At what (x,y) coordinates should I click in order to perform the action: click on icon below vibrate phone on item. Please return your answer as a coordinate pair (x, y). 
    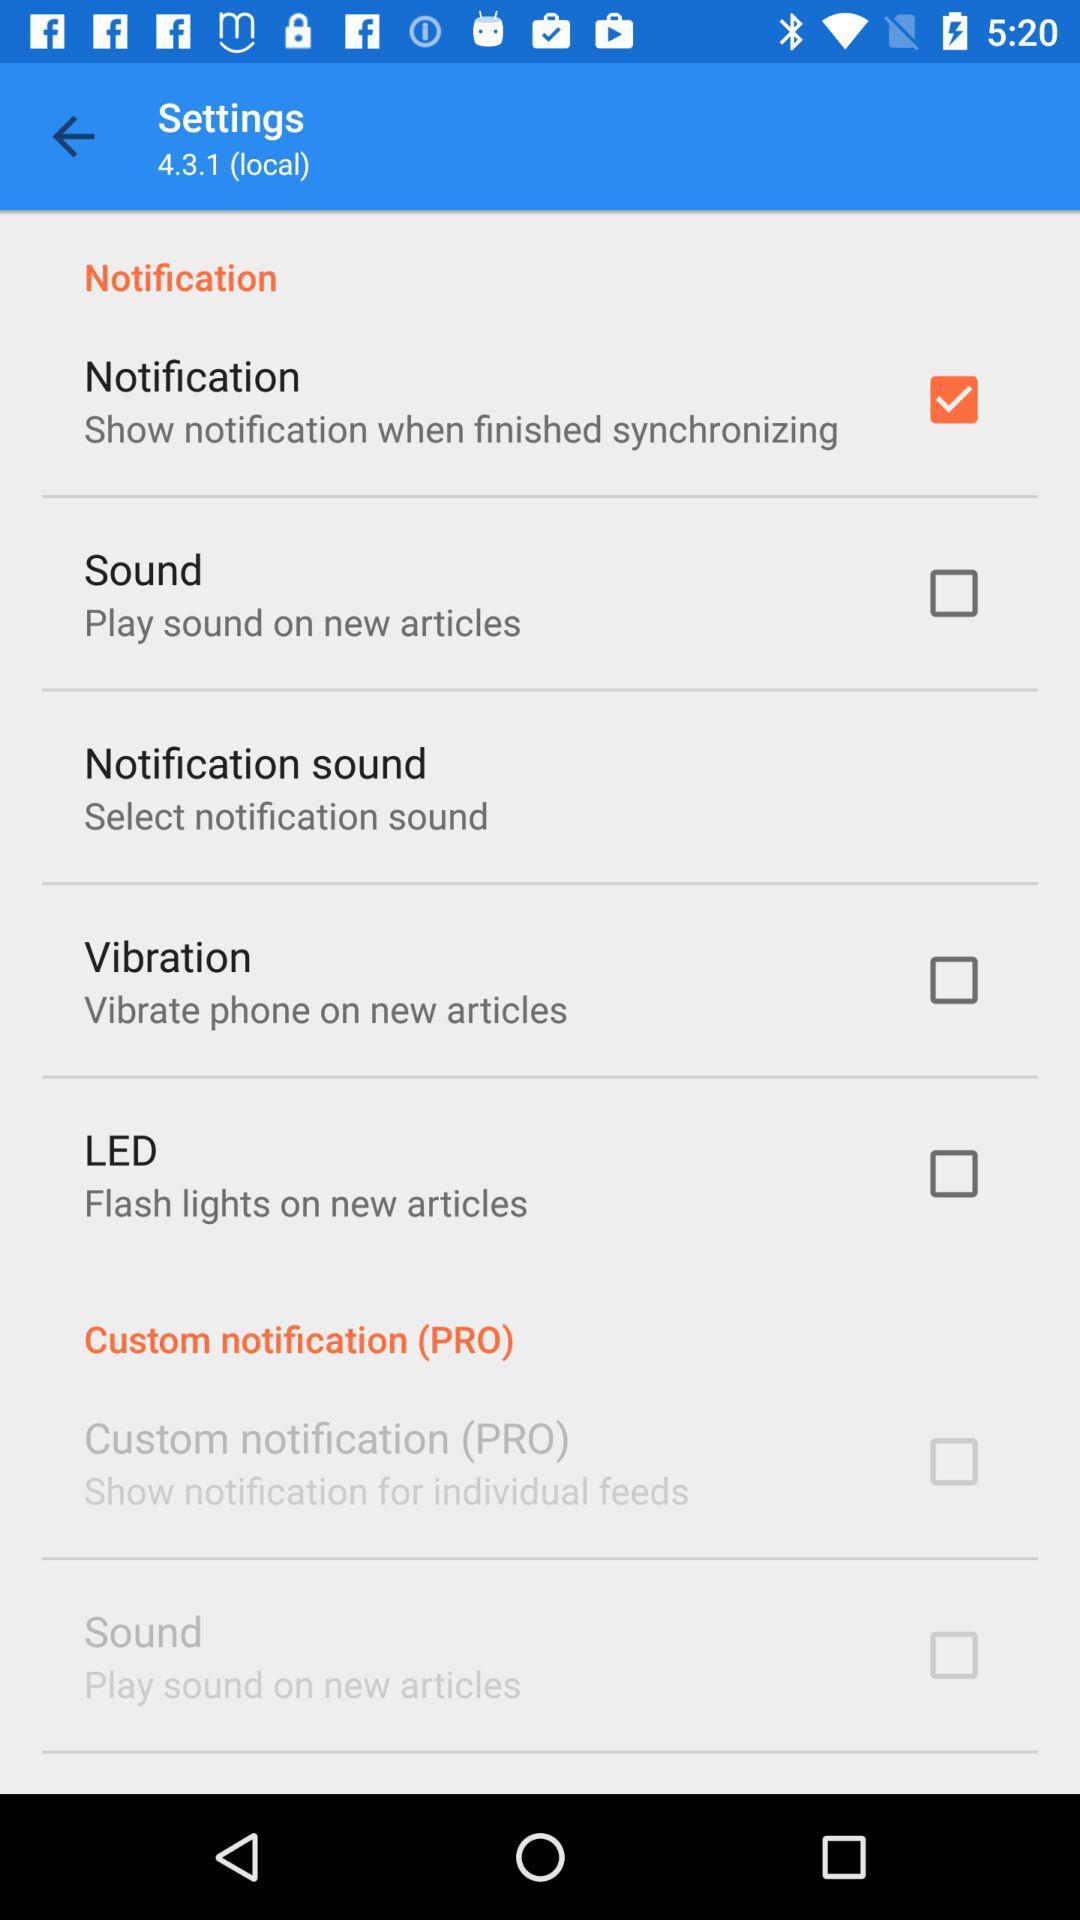
    Looking at the image, I should click on (121, 1148).